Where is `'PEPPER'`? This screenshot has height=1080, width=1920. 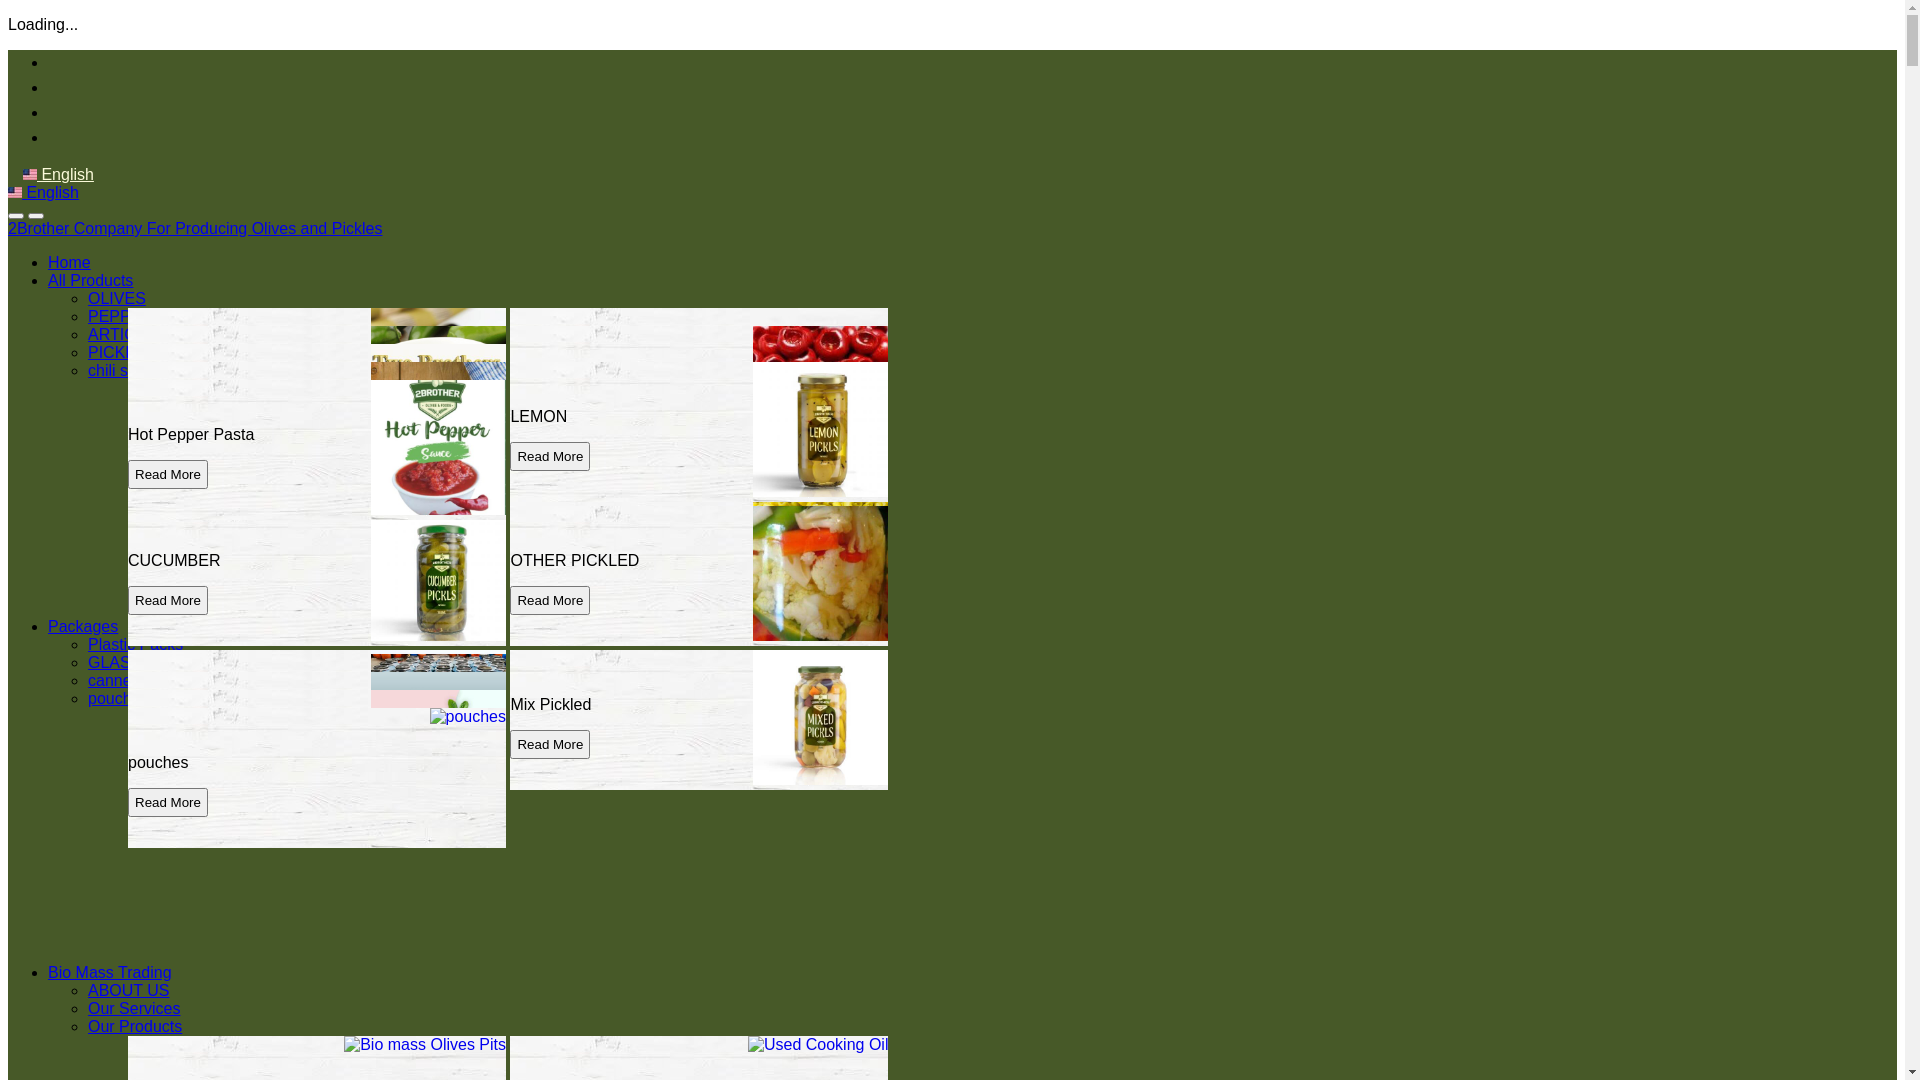
'PEPPER' is located at coordinates (86, 315).